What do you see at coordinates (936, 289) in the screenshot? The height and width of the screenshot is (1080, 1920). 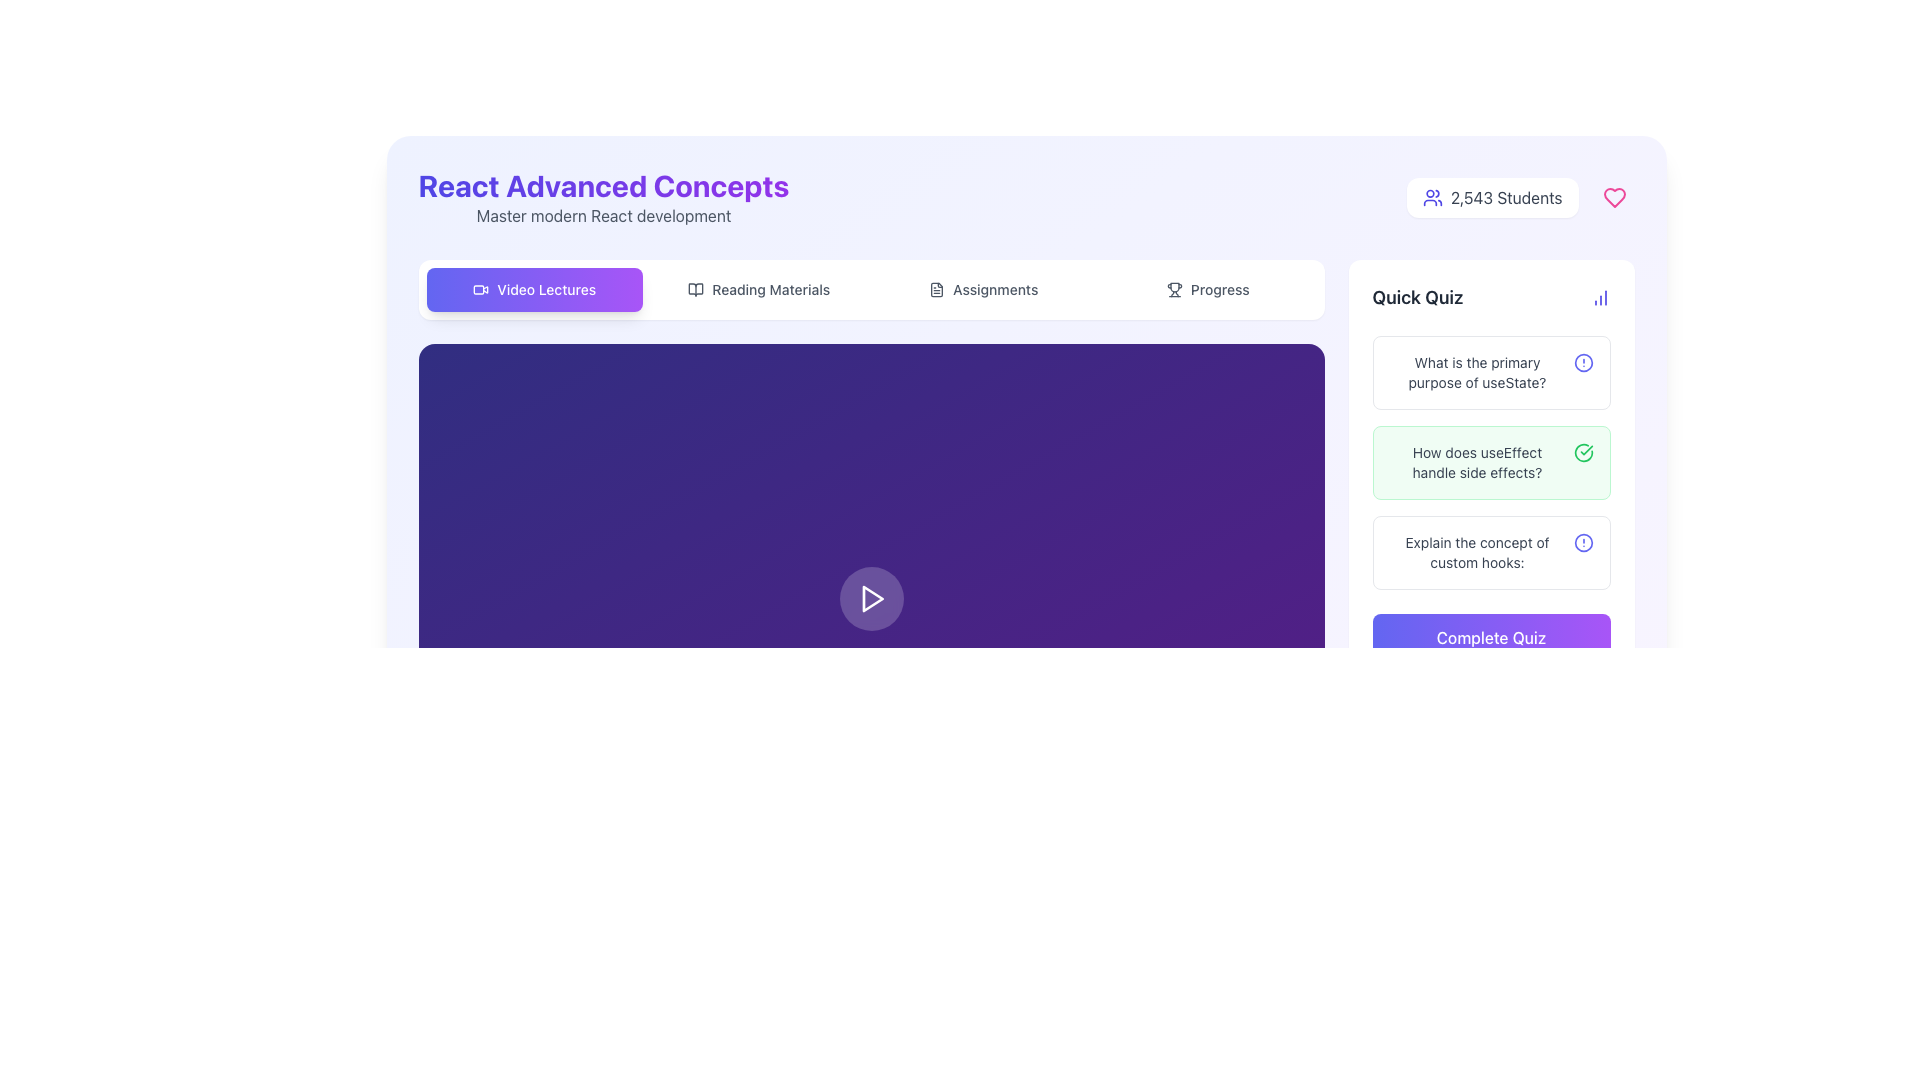 I see `the 'Assignments' menu item icon, which is the second item in the header menu layout representing the 'Assignments' functionality` at bounding box center [936, 289].